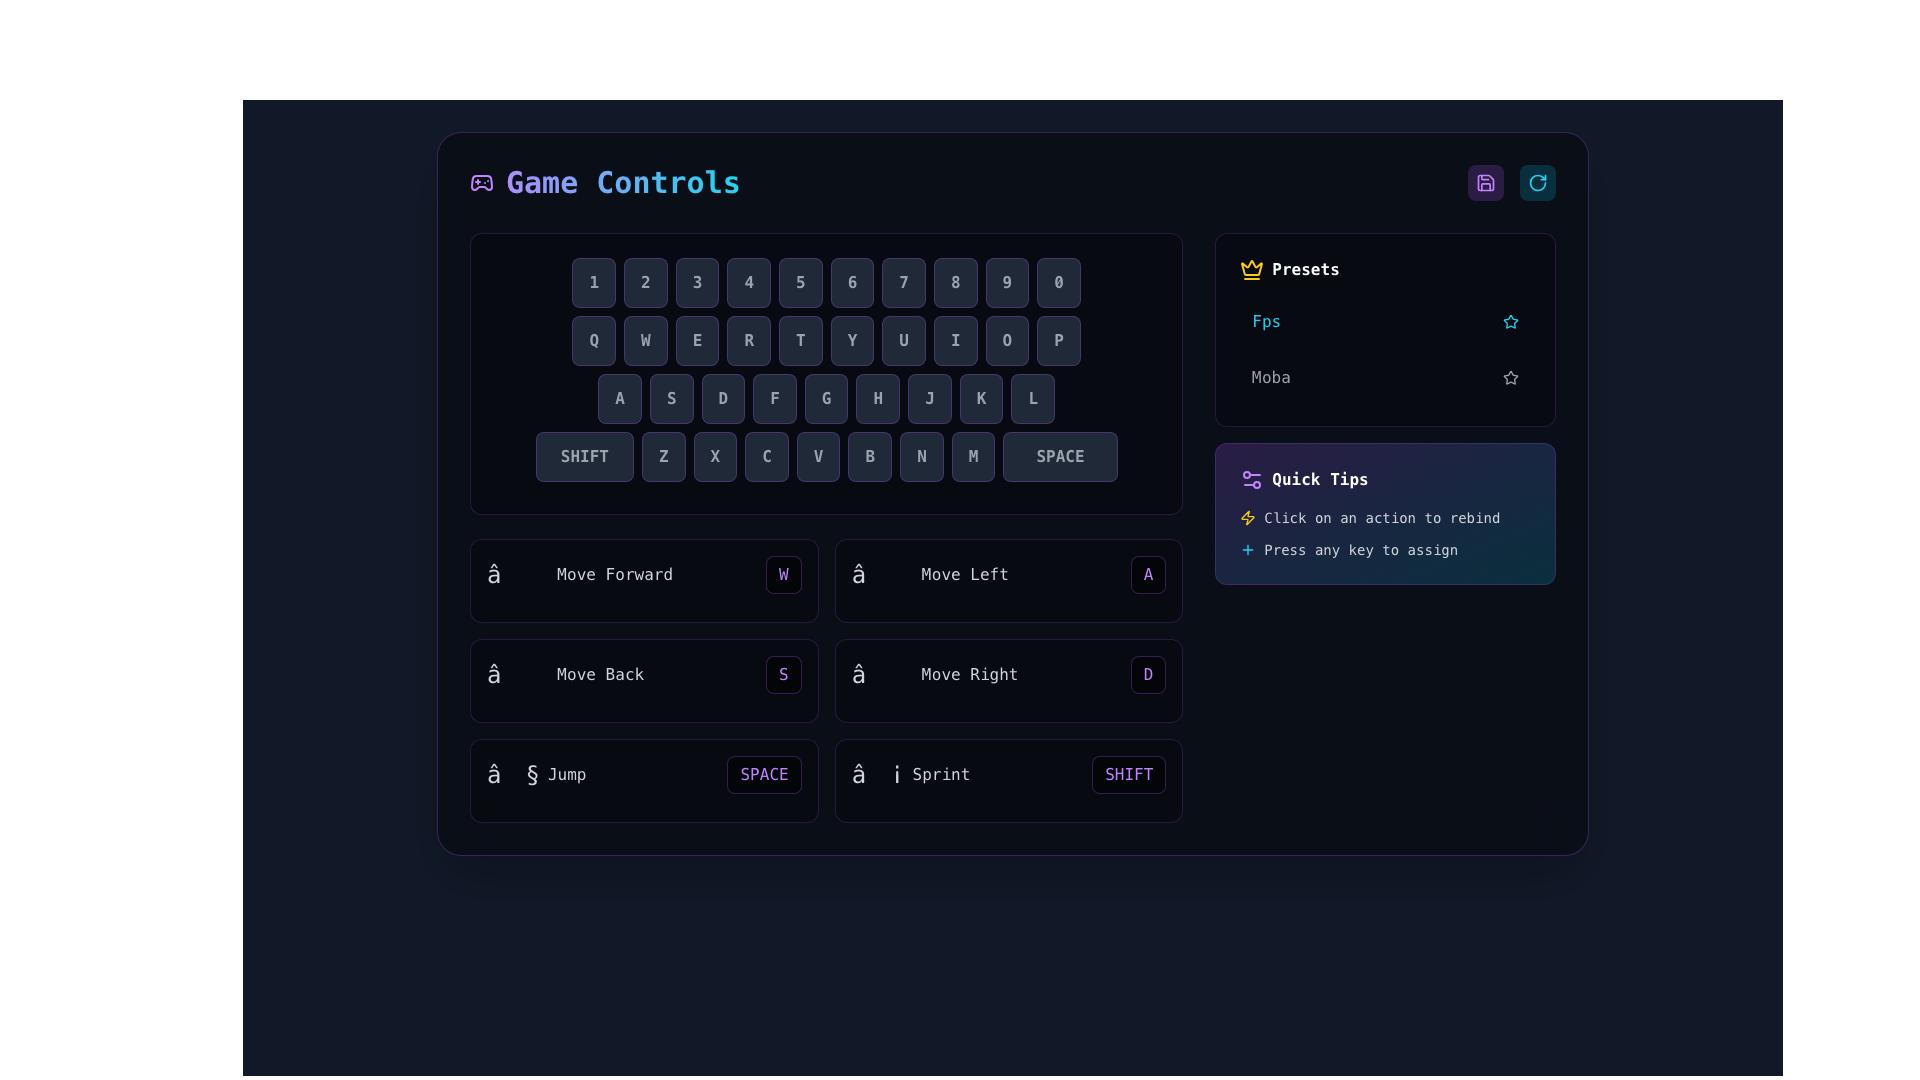  I want to click on the button representing the letter 'K', so click(981, 398).